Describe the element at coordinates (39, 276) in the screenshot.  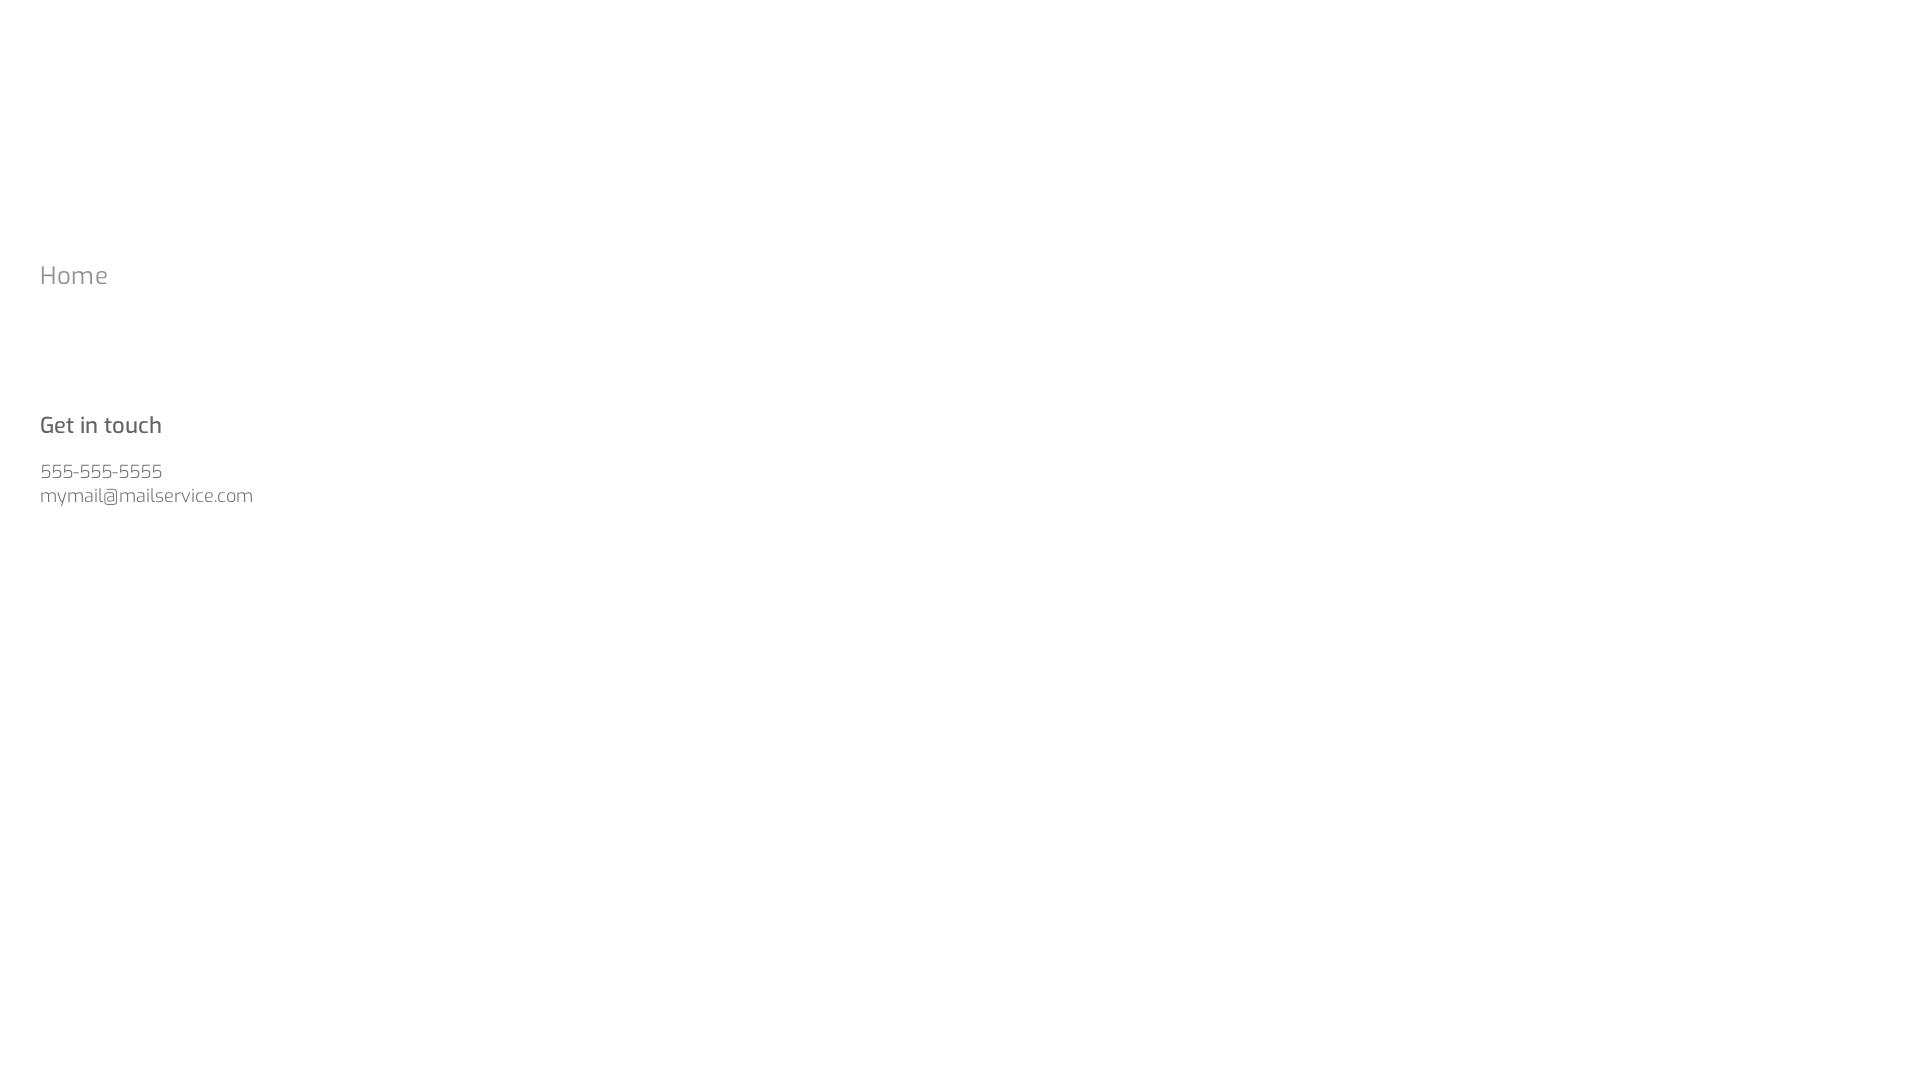
I see `'Home'` at that location.